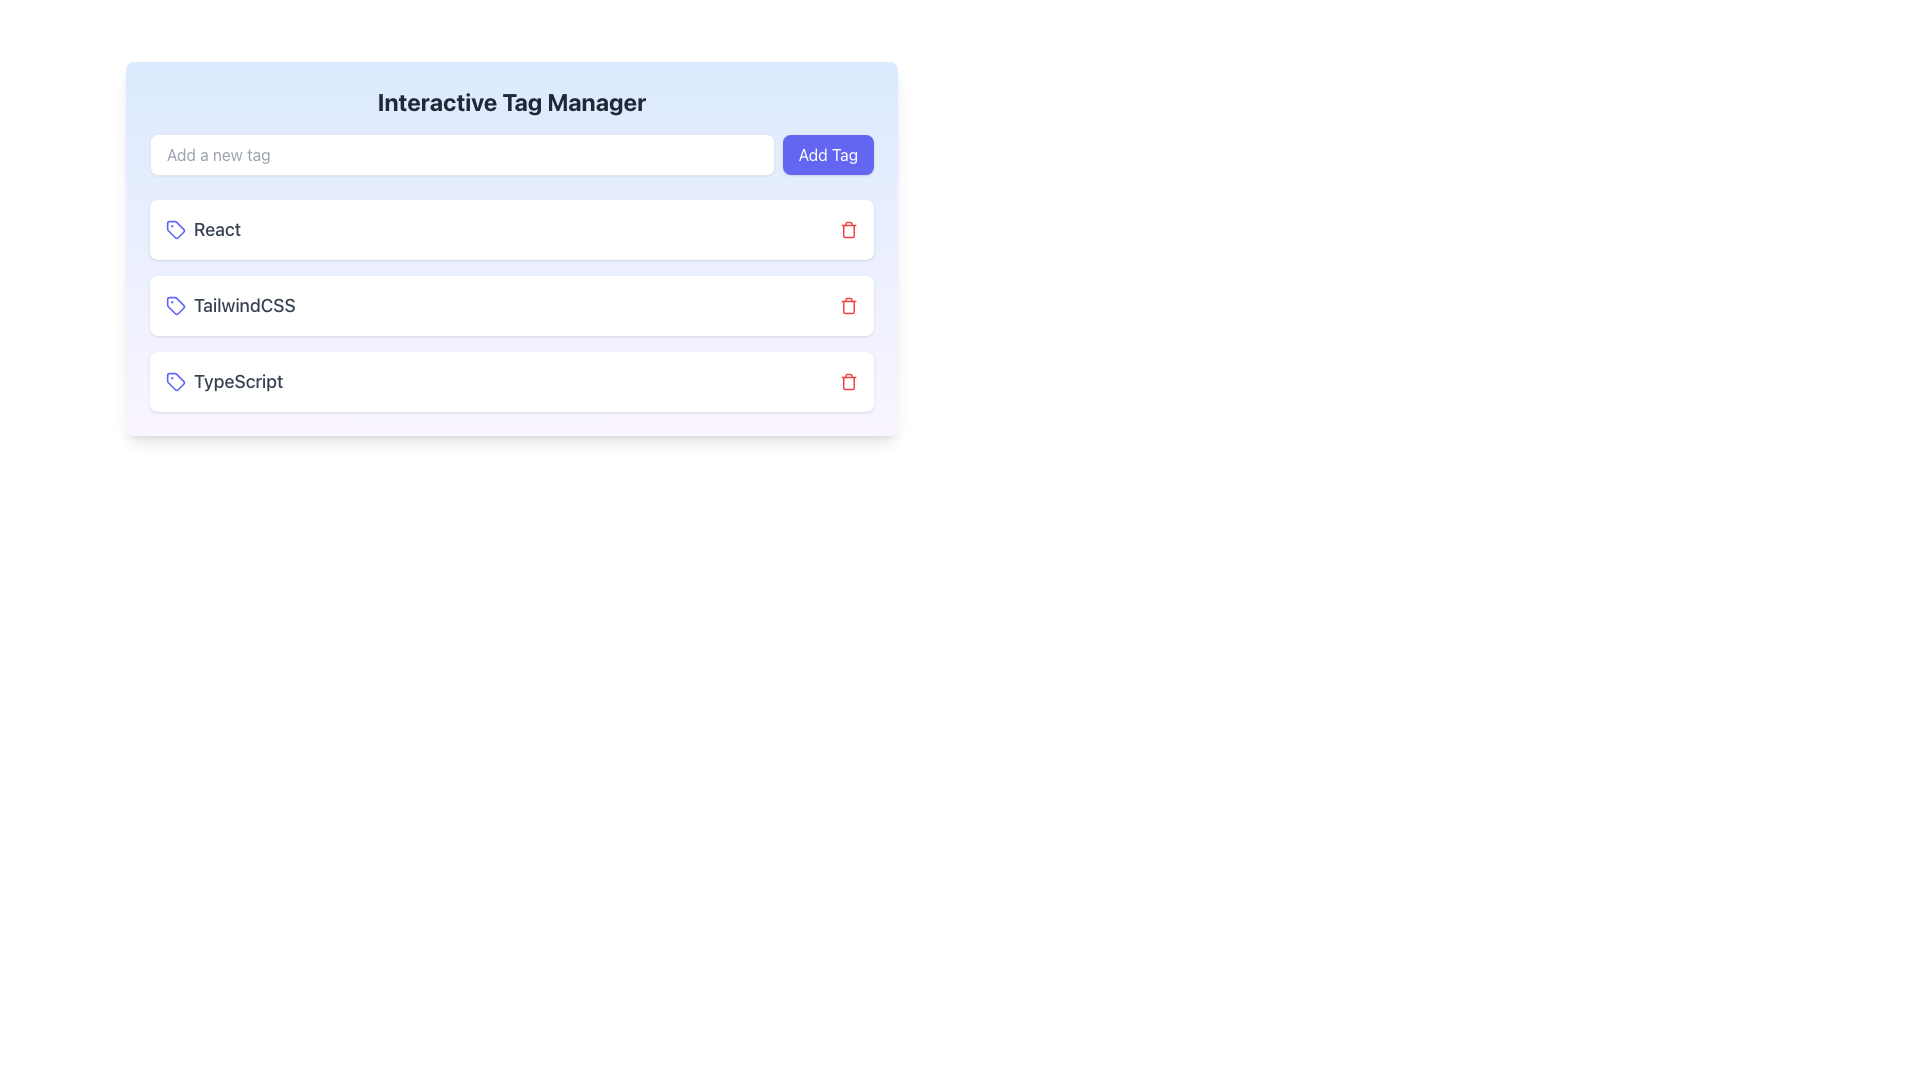  What do you see at coordinates (828, 153) in the screenshot?
I see `the 'Add Tag' button` at bounding box center [828, 153].